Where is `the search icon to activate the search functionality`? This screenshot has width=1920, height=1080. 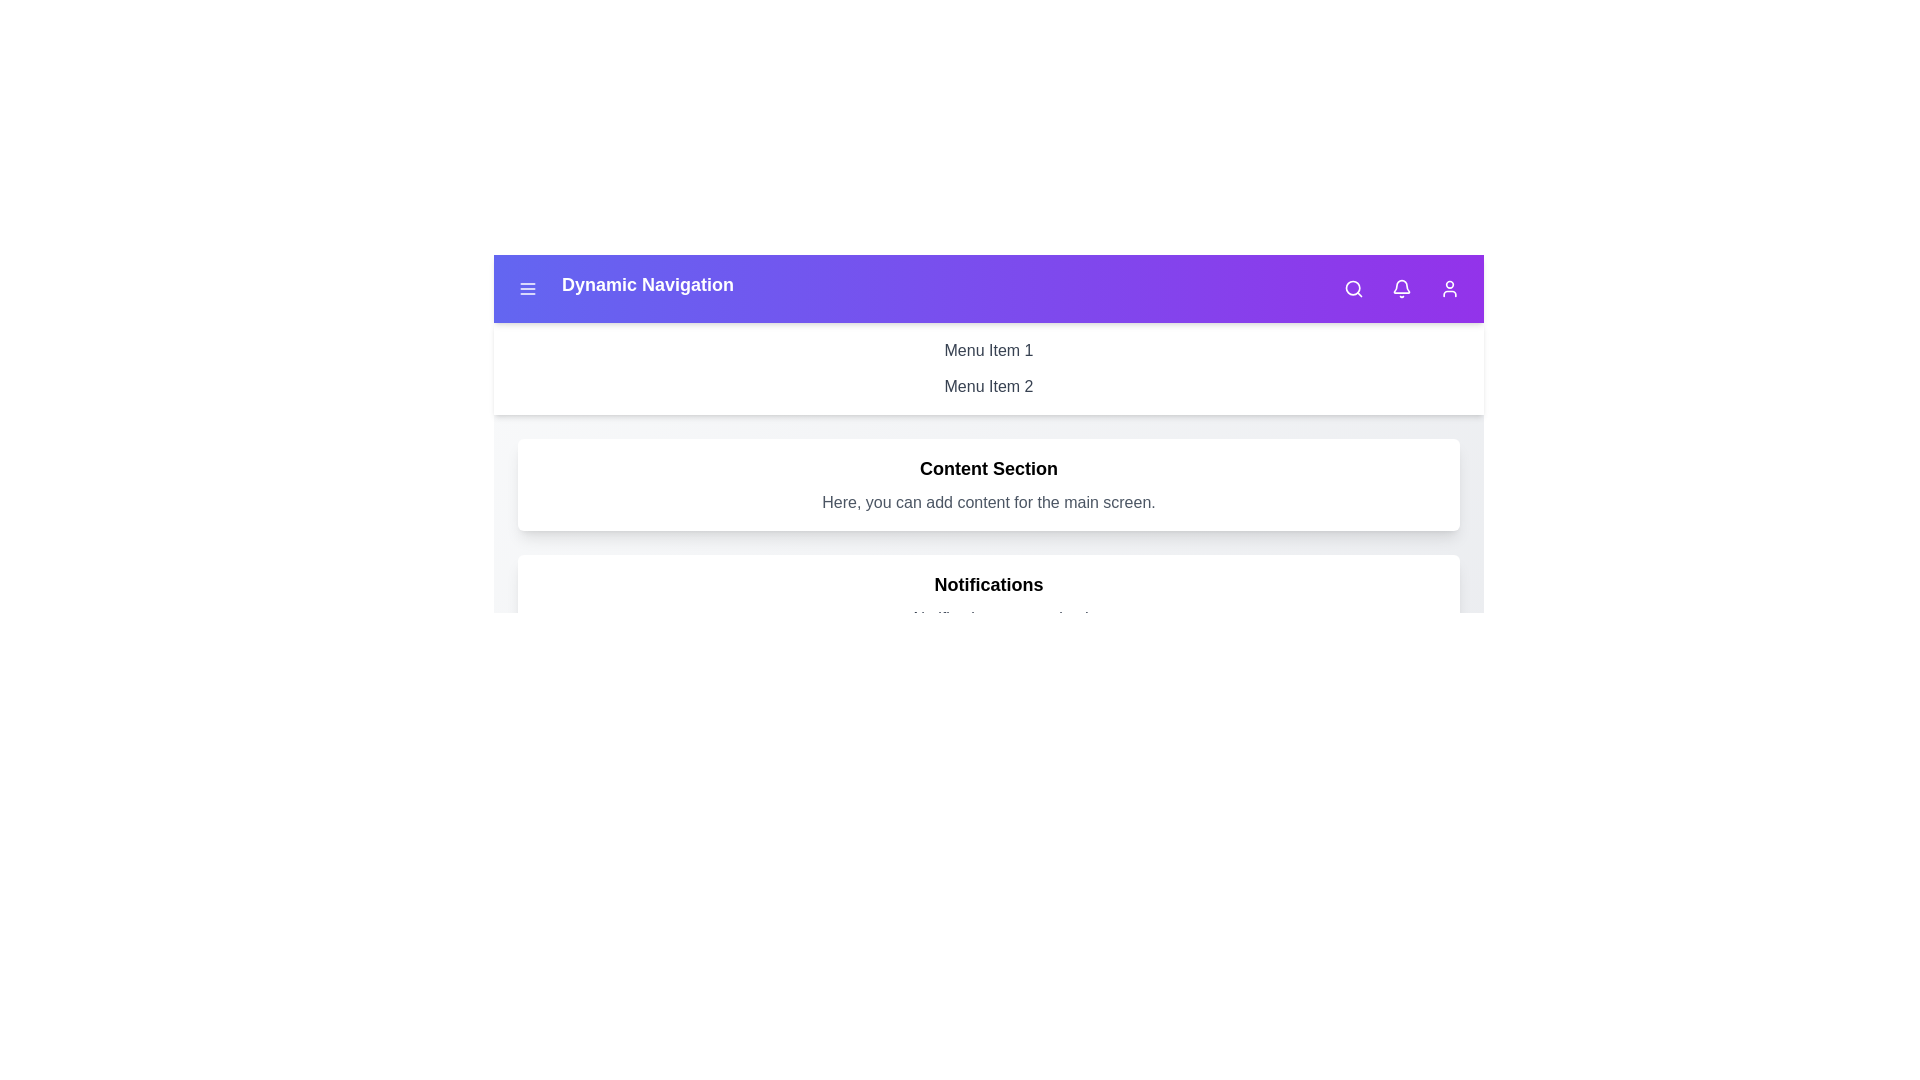
the search icon to activate the search functionality is located at coordinates (1353, 289).